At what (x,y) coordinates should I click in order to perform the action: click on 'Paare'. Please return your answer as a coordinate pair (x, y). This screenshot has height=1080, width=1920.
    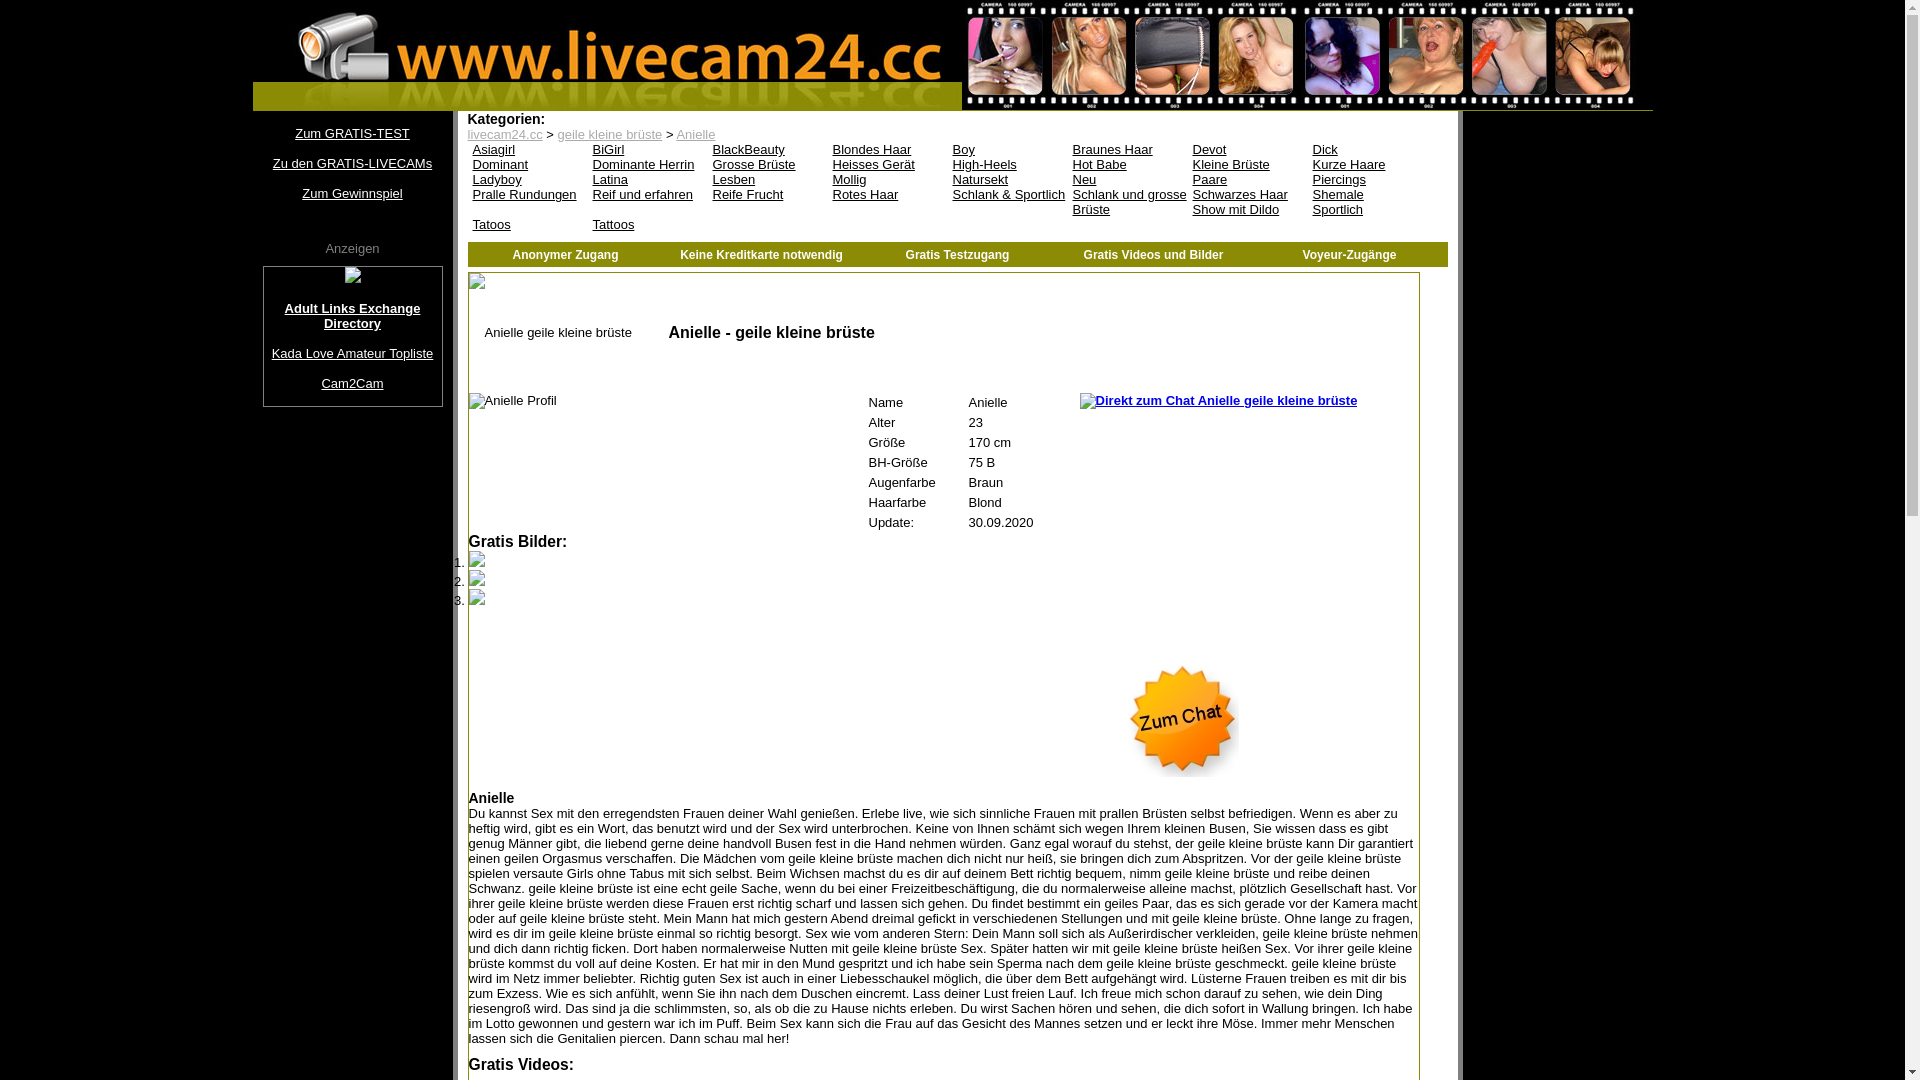
    Looking at the image, I should click on (1247, 178).